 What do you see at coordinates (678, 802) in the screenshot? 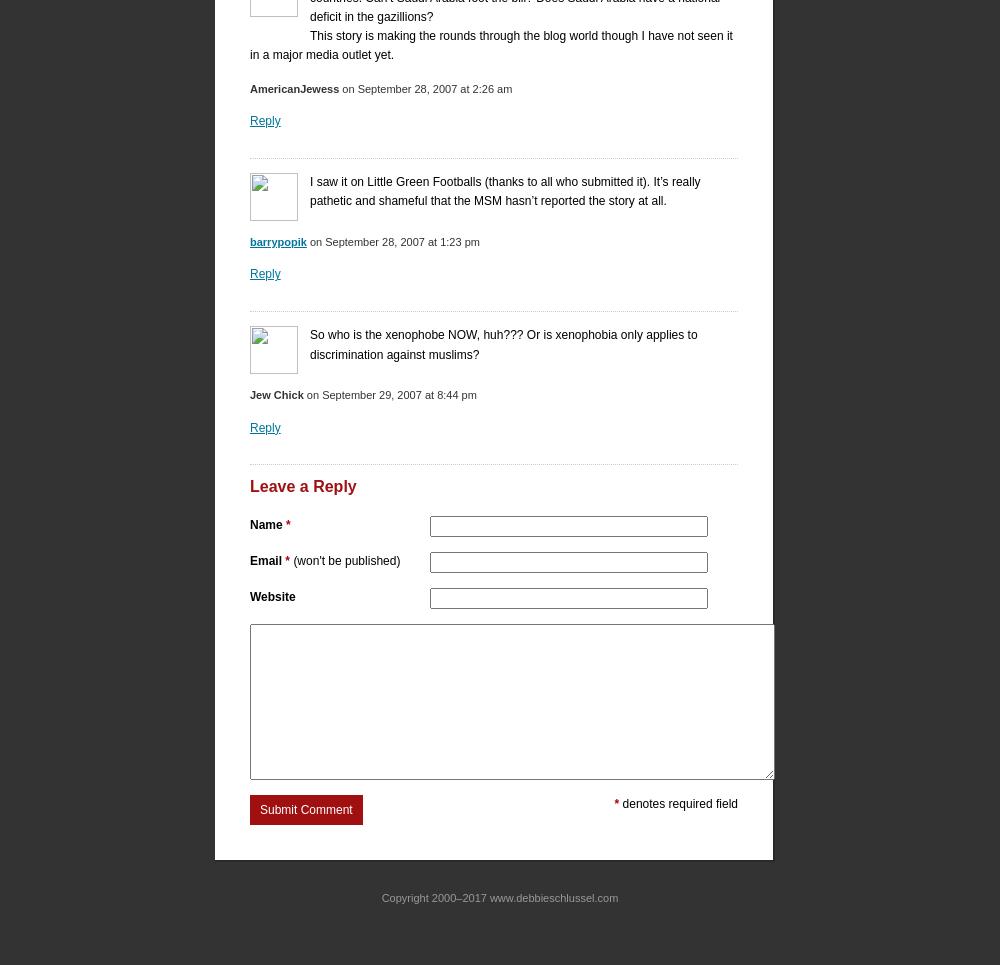
I see `'denotes required field'` at bounding box center [678, 802].